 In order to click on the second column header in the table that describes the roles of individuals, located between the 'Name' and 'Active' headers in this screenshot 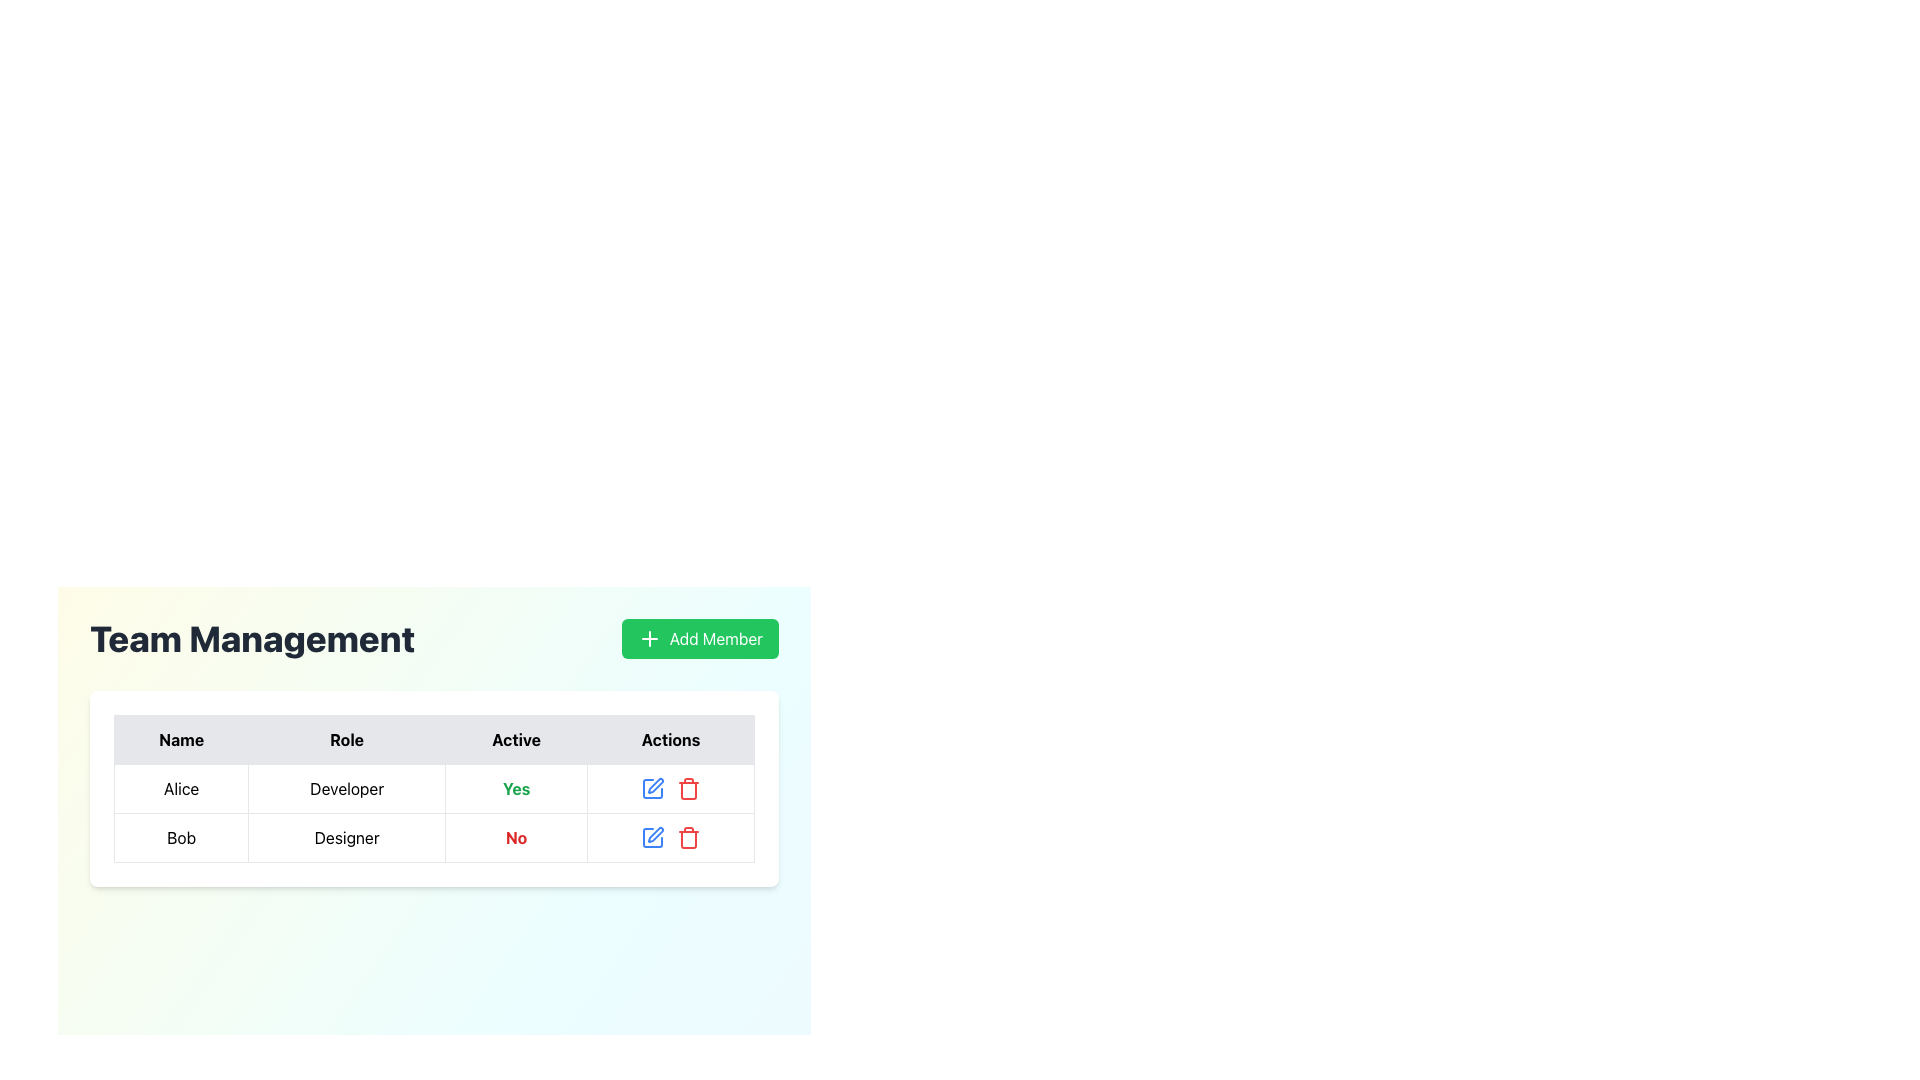, I will do `click(347, 740)`.